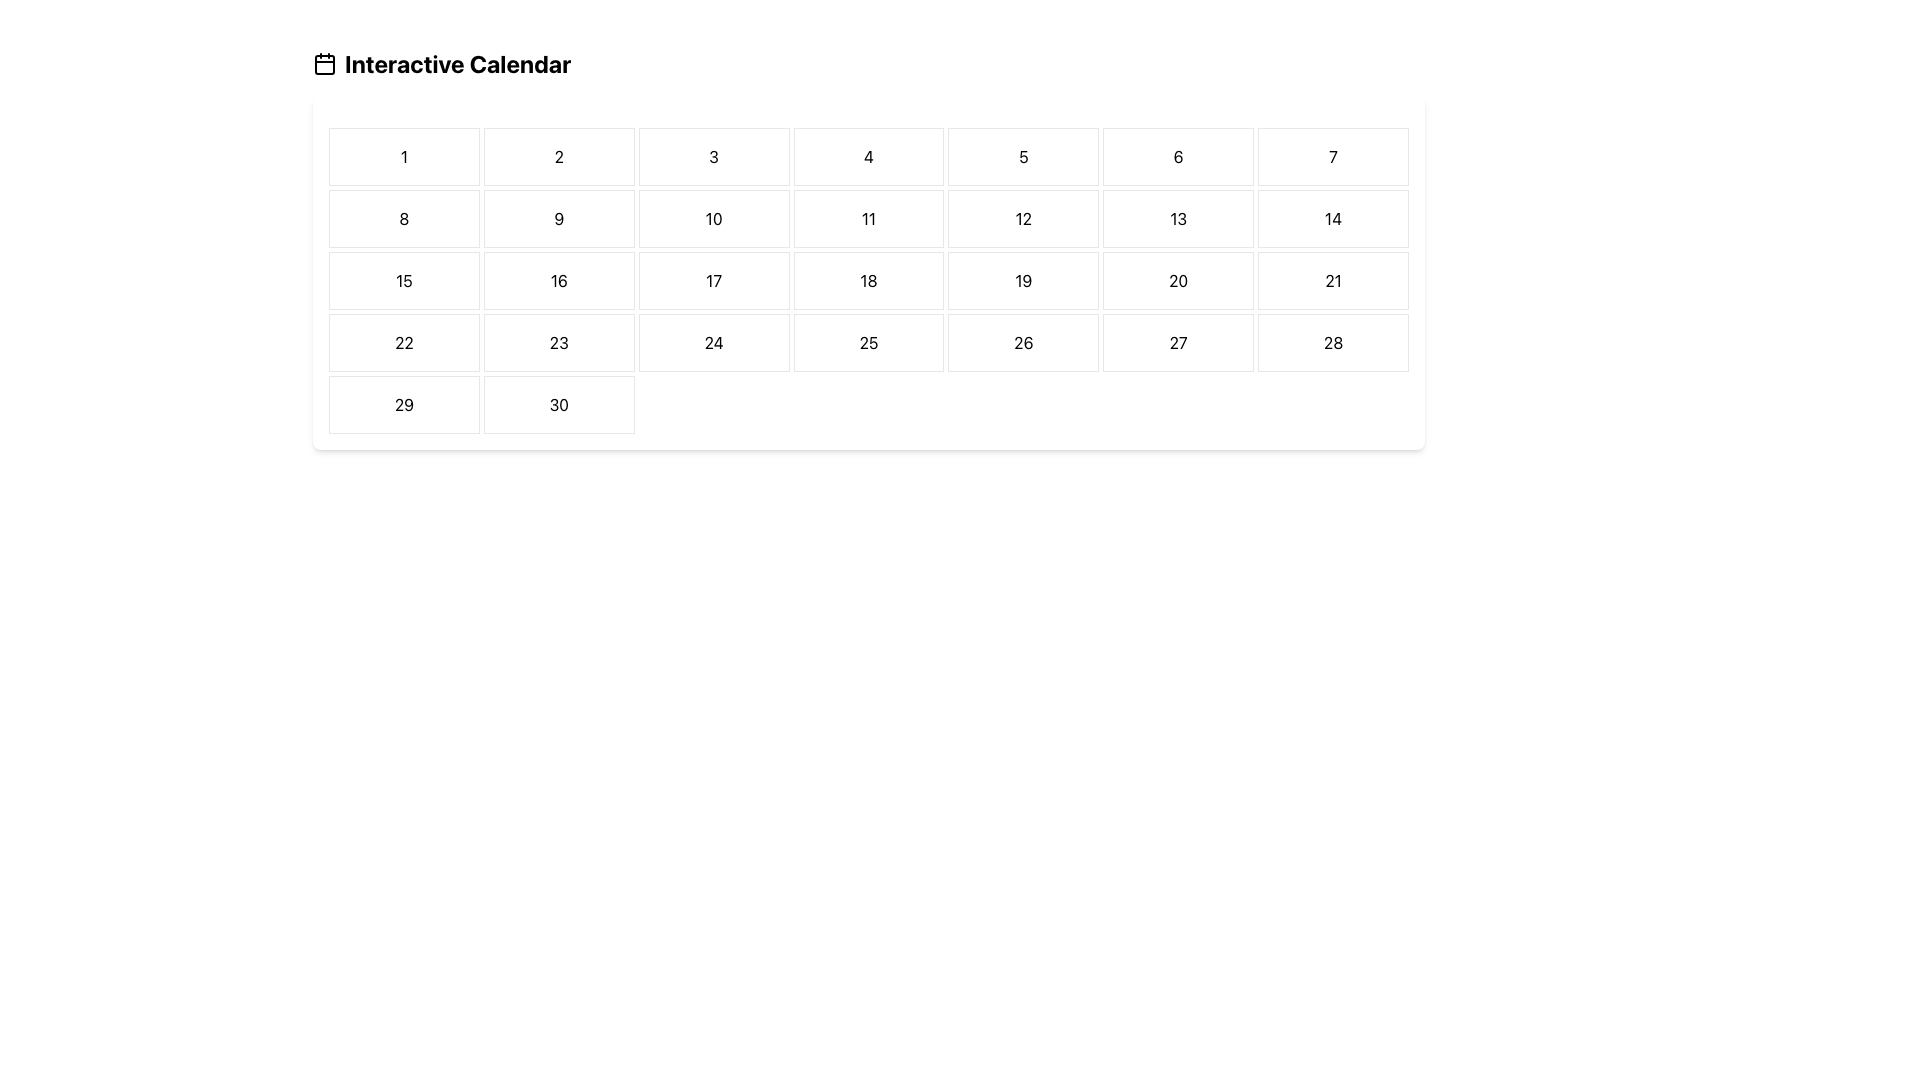 This screenshot has width=1920, height=1080. What do you see at coordinates (1023, 342) in the screenshot?
I see `the visual number representation '26' in the calendar grid, located in the last row and fifth column, between '25' and '27'` at bounding box center [1023, 342].